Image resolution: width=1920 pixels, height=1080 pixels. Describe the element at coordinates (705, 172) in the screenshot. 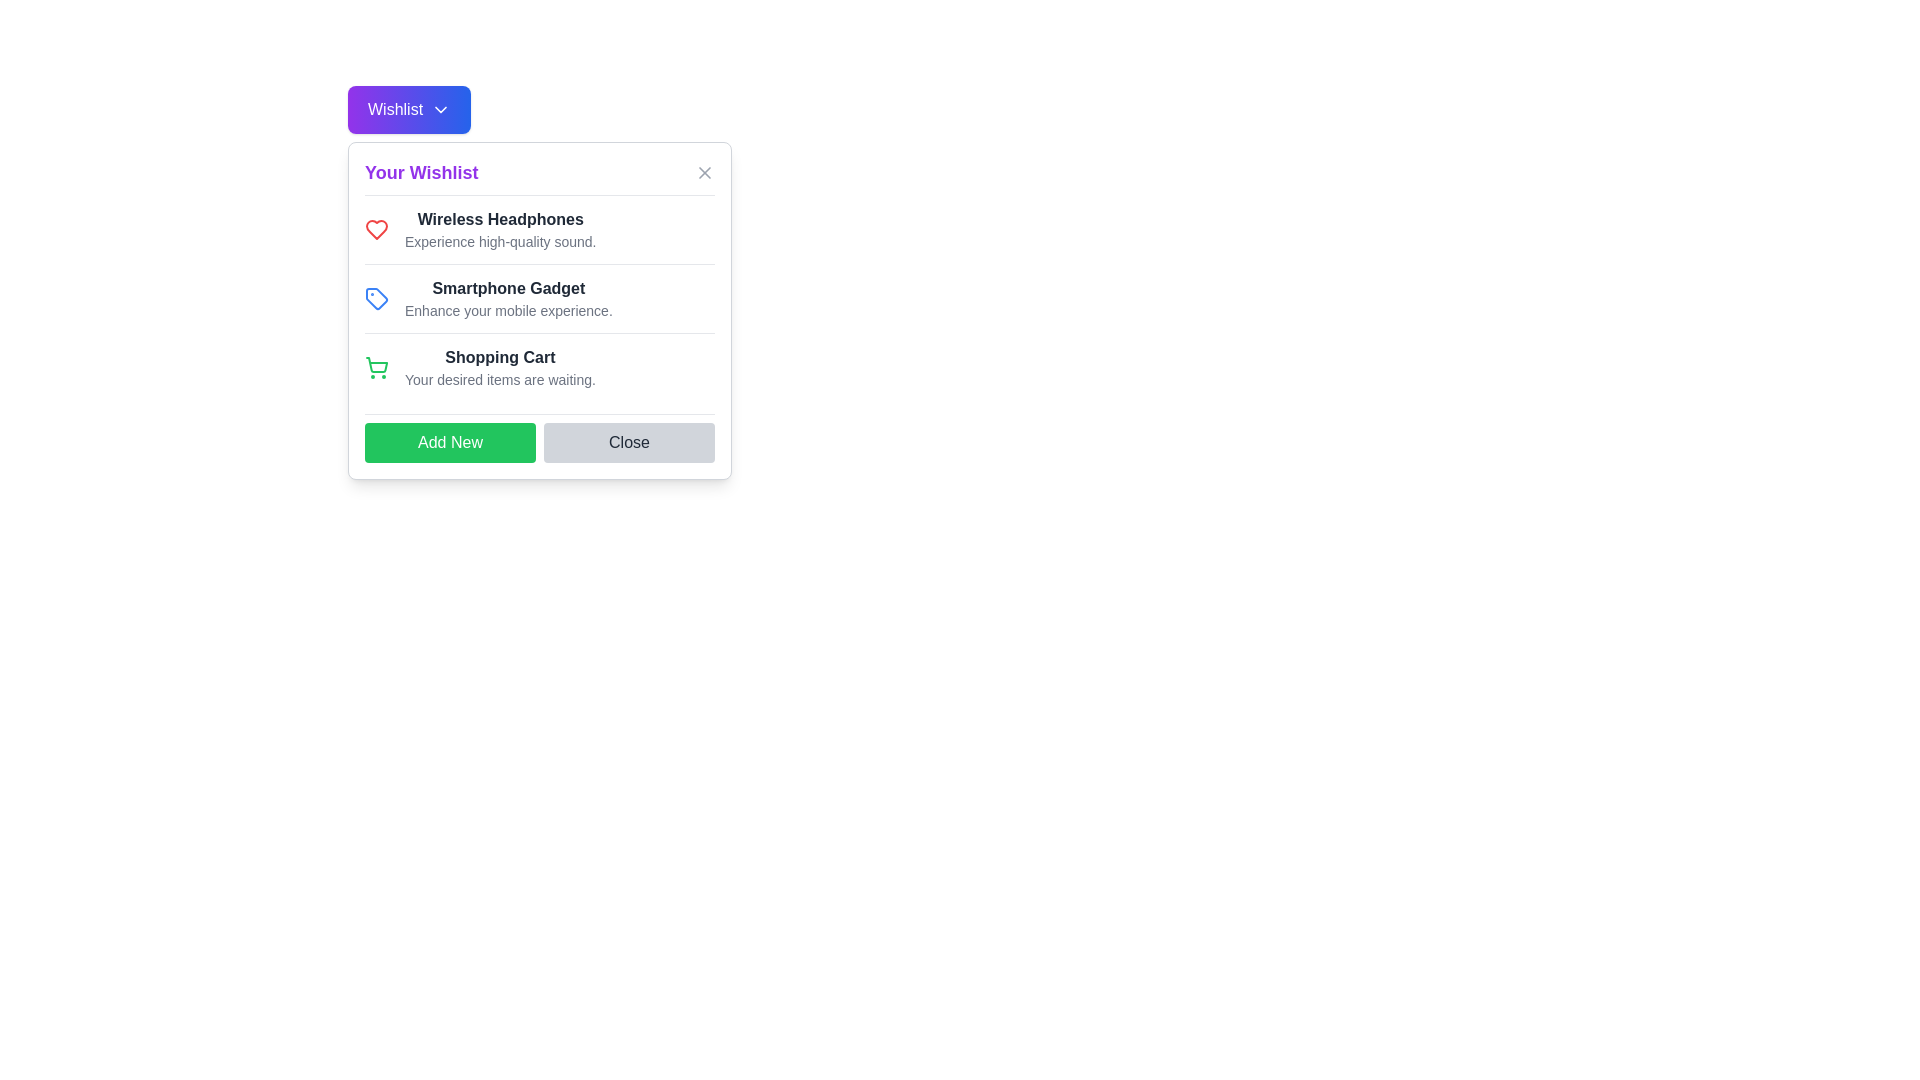

I see `the close button with an 'X' icon in the top-right corner of the 'Your Wishlist' modal` at that location.